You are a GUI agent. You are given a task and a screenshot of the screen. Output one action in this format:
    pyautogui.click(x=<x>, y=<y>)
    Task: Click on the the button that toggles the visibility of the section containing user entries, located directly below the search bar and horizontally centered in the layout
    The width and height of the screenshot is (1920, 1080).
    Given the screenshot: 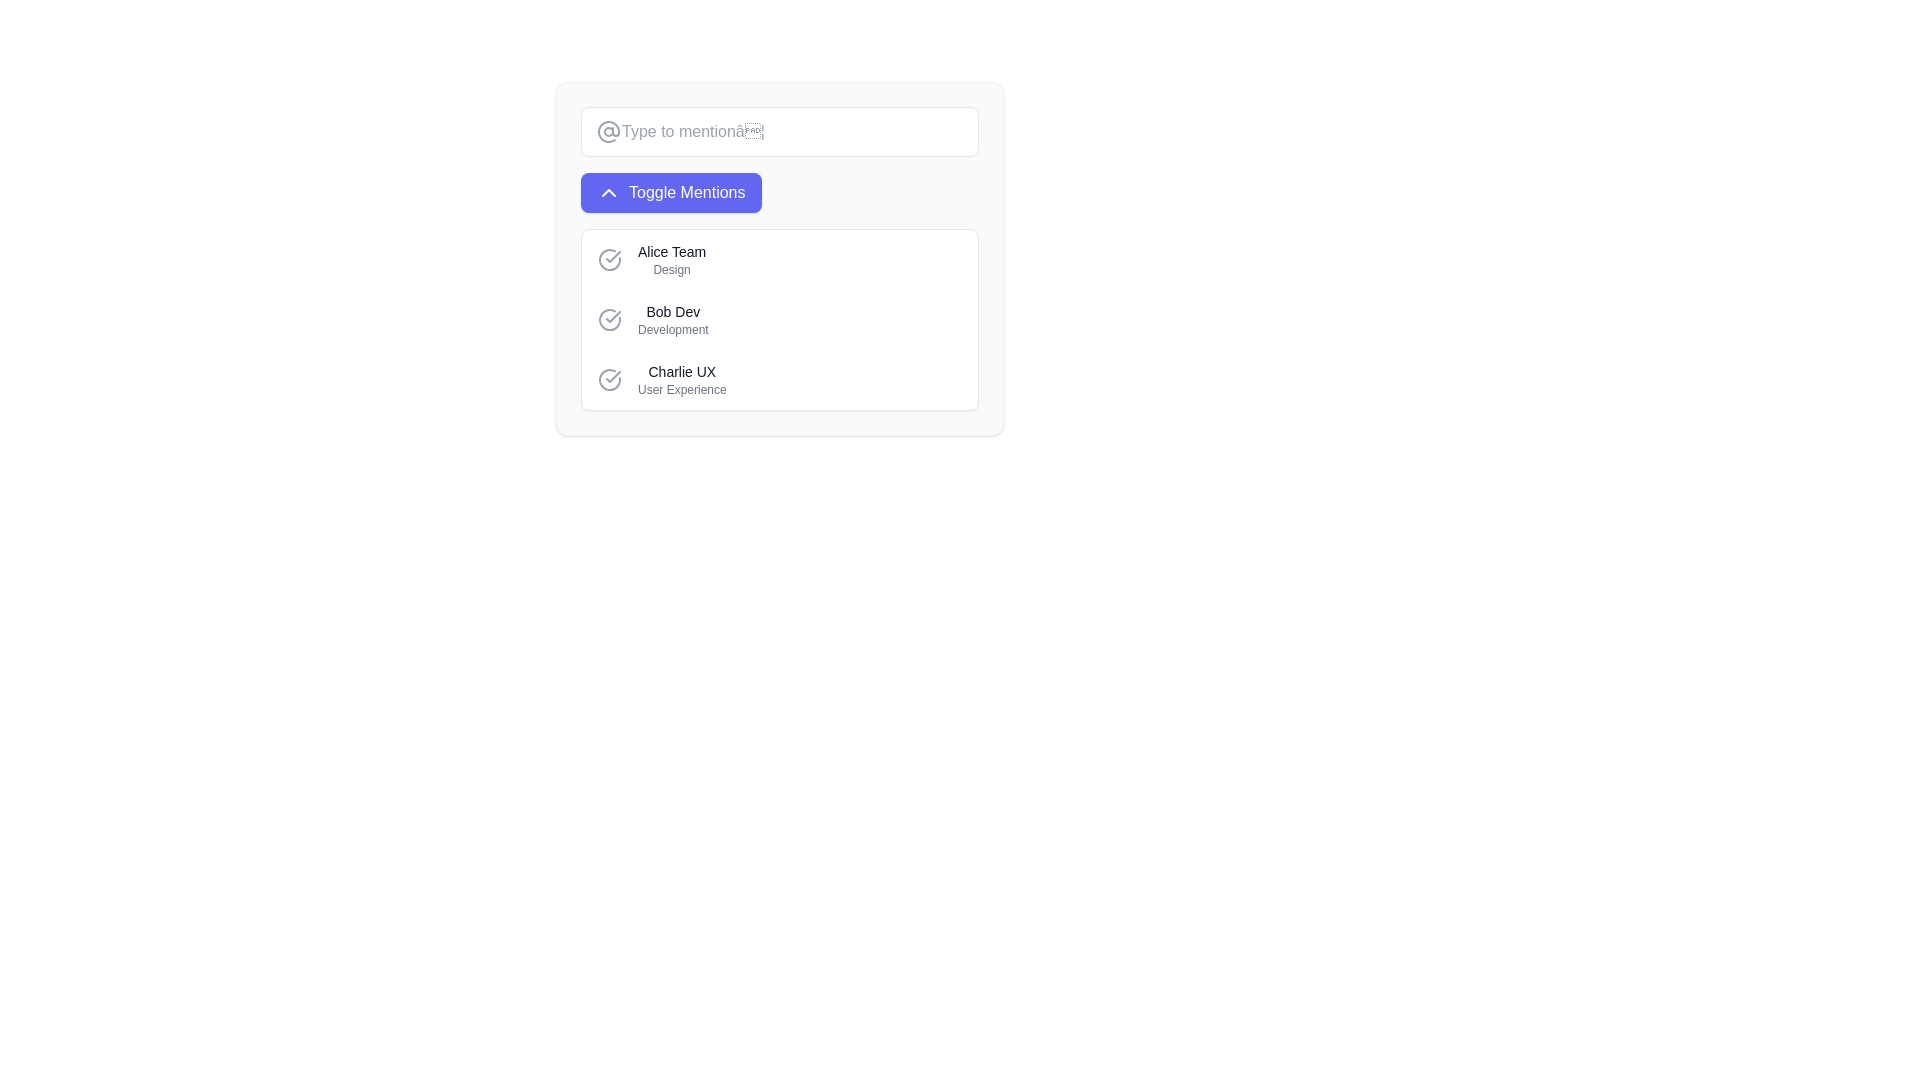 What is the action you would take?
    pyautogui.click(x=778, y=192)
    